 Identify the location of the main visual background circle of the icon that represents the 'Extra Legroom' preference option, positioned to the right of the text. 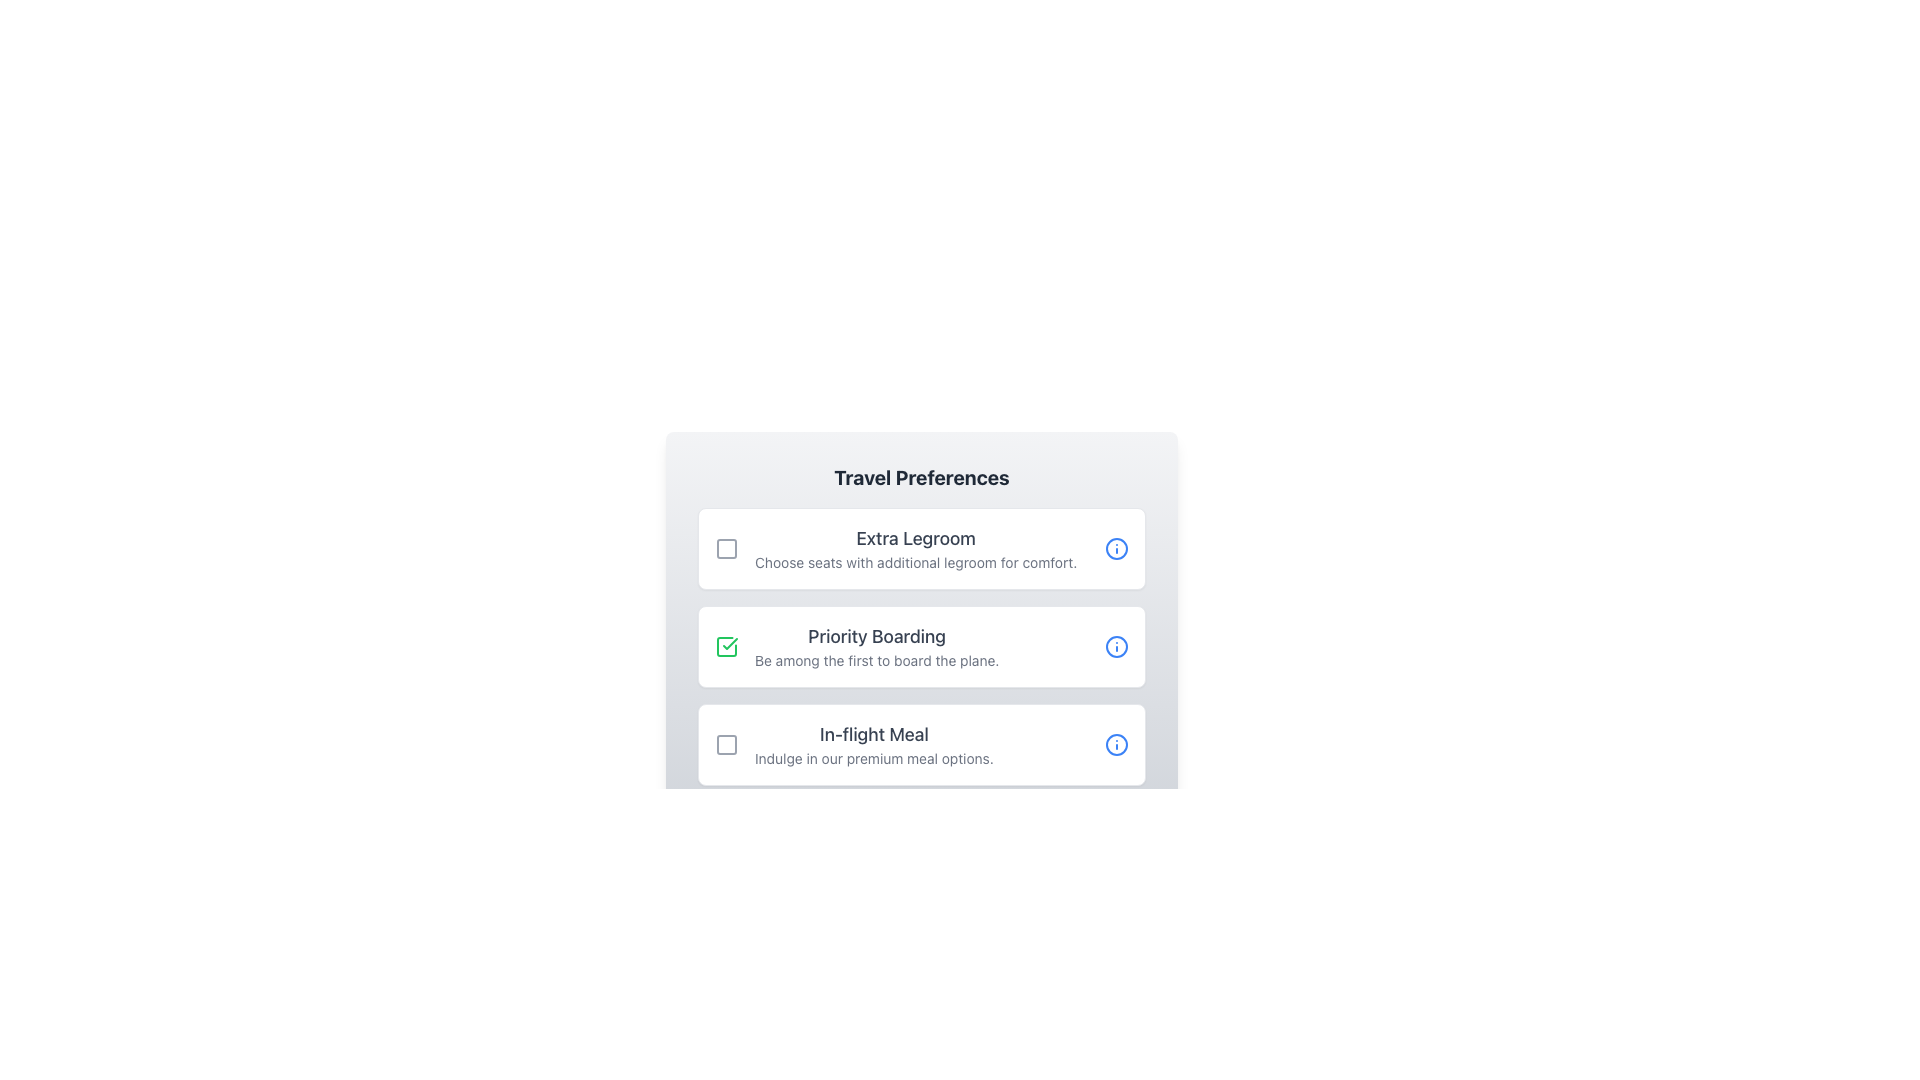
(1116, 548).